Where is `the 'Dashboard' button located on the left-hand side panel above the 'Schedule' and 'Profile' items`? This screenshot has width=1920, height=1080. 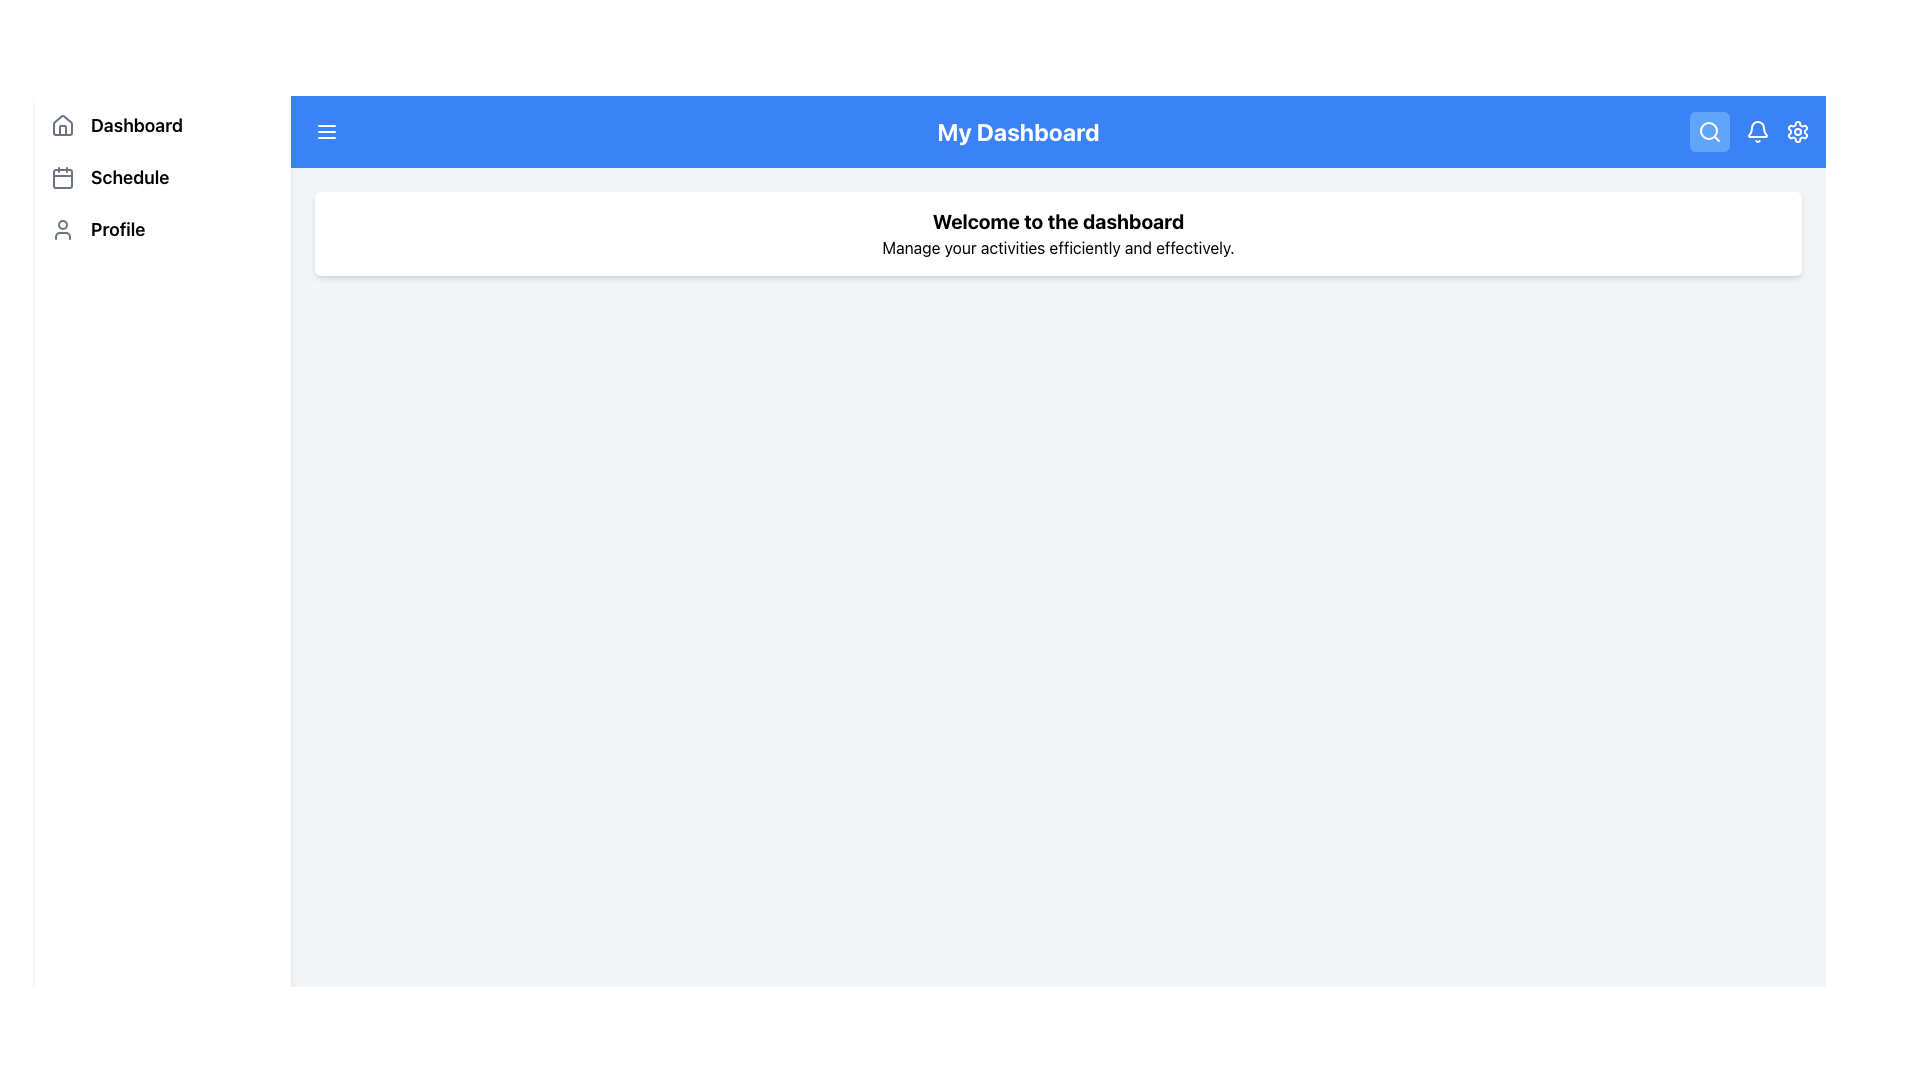 the 'Dashboard' button located on the left-hand side panel above the 'Schedule' and 'Profile' items is located at coordinates (163, 126).